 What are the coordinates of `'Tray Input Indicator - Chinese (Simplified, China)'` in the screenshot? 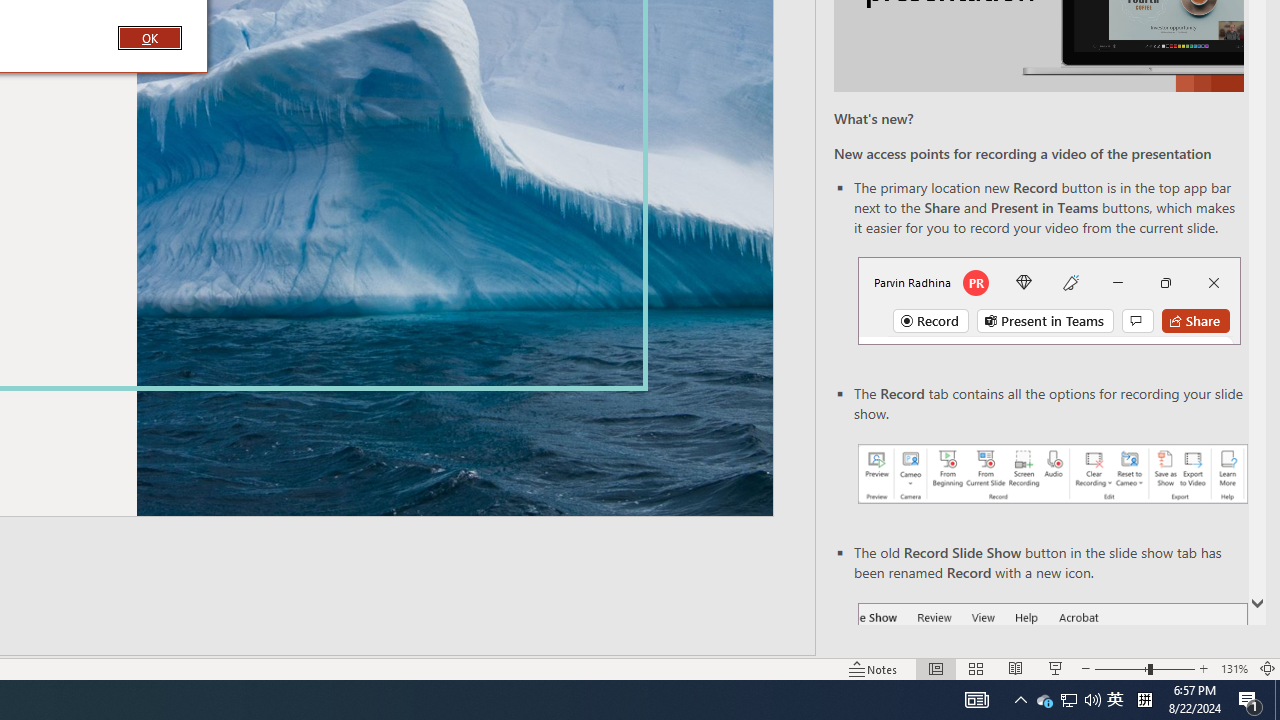 It's located at (1144, 698).